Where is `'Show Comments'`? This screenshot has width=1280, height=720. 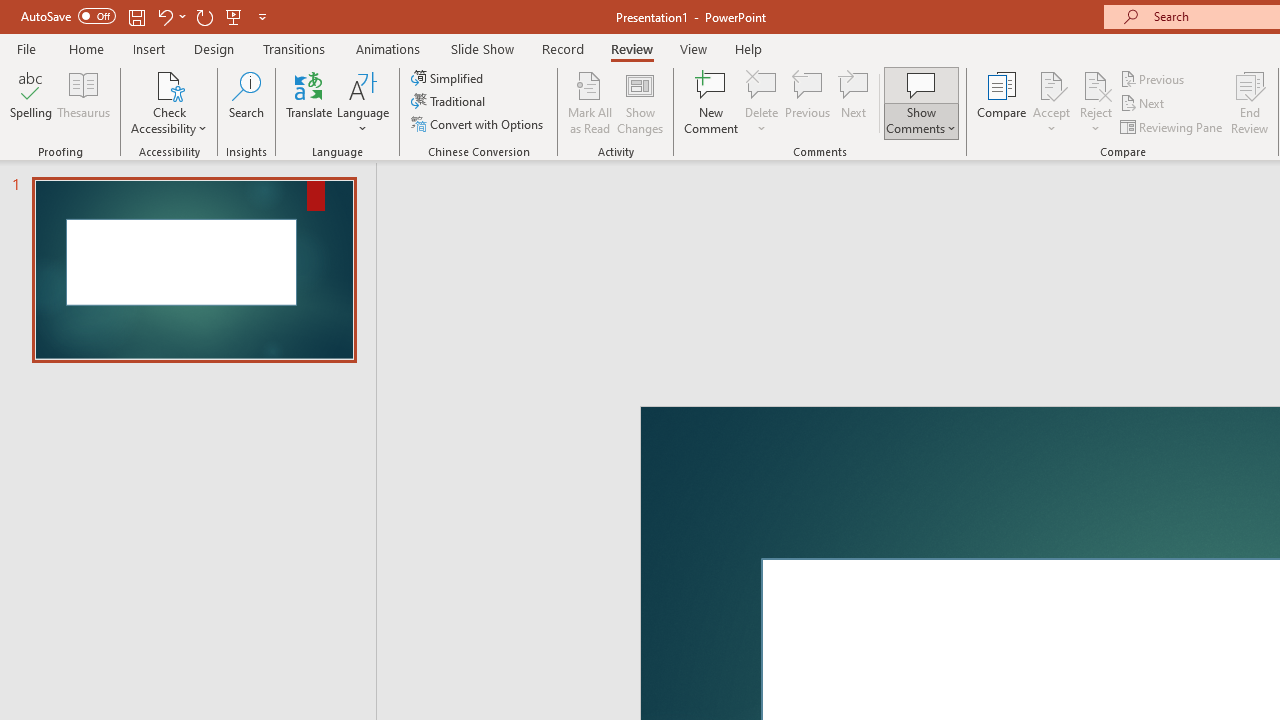
'Show Comments' is located at coordinates (920, 103).